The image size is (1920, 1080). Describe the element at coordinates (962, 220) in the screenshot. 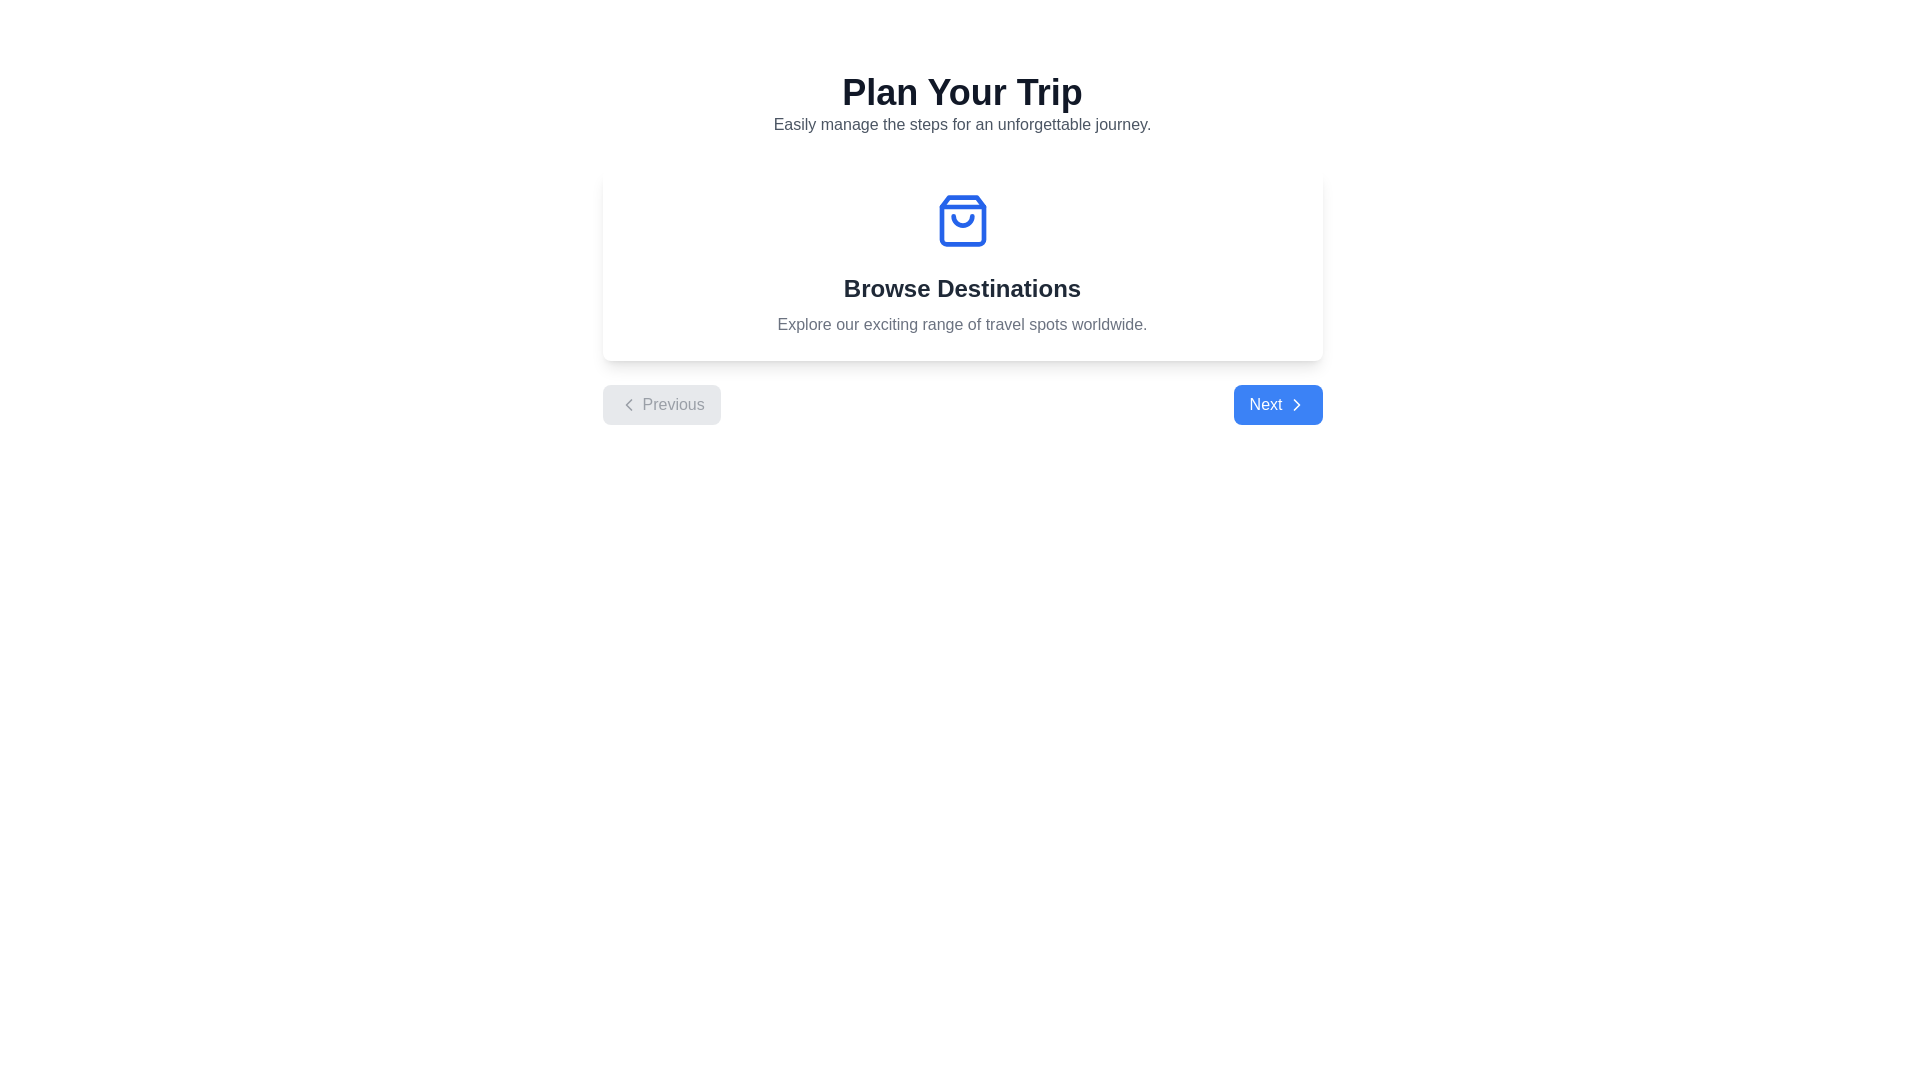

I see `the decorative icon that serves as an introductory graphic for the 'Browse Destinations' section` at that location.